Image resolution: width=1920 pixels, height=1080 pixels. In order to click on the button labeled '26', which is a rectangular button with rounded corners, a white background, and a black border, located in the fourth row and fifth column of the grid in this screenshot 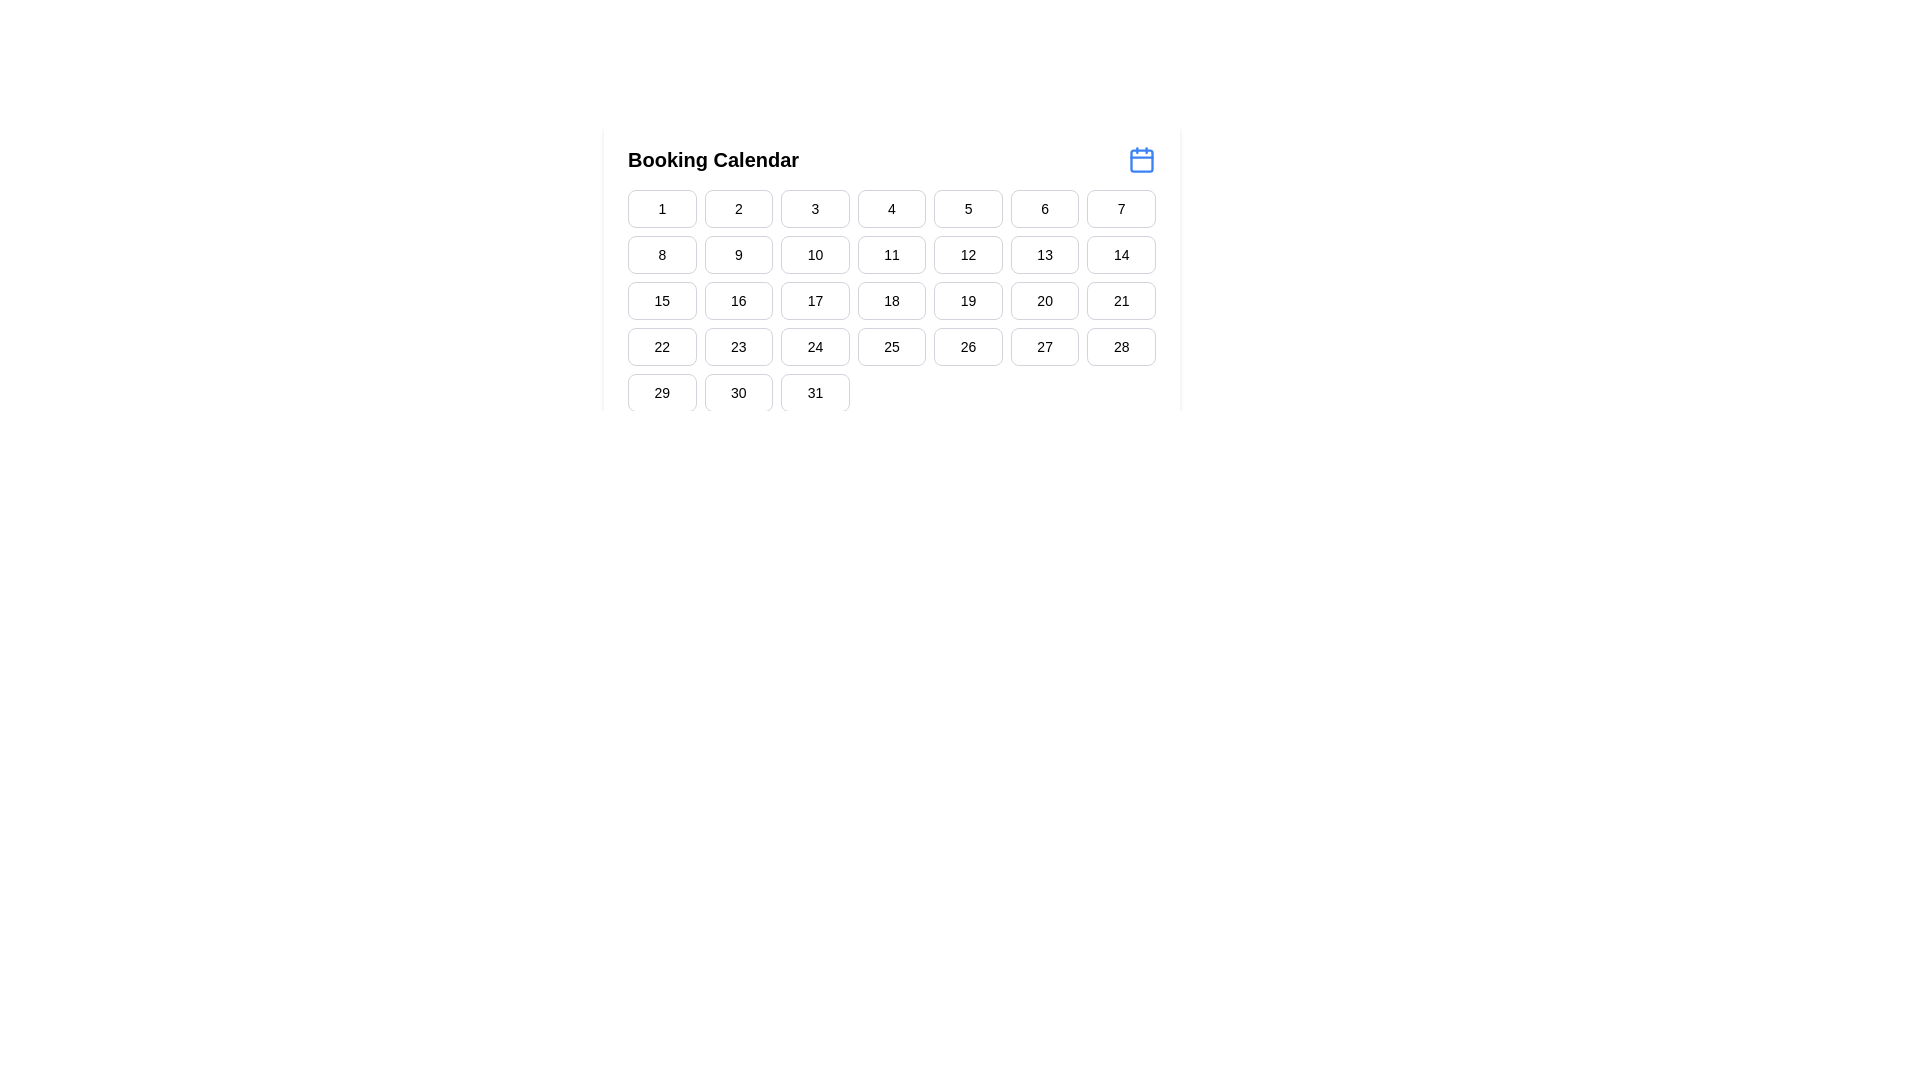, I will do `click(968, 346)`.